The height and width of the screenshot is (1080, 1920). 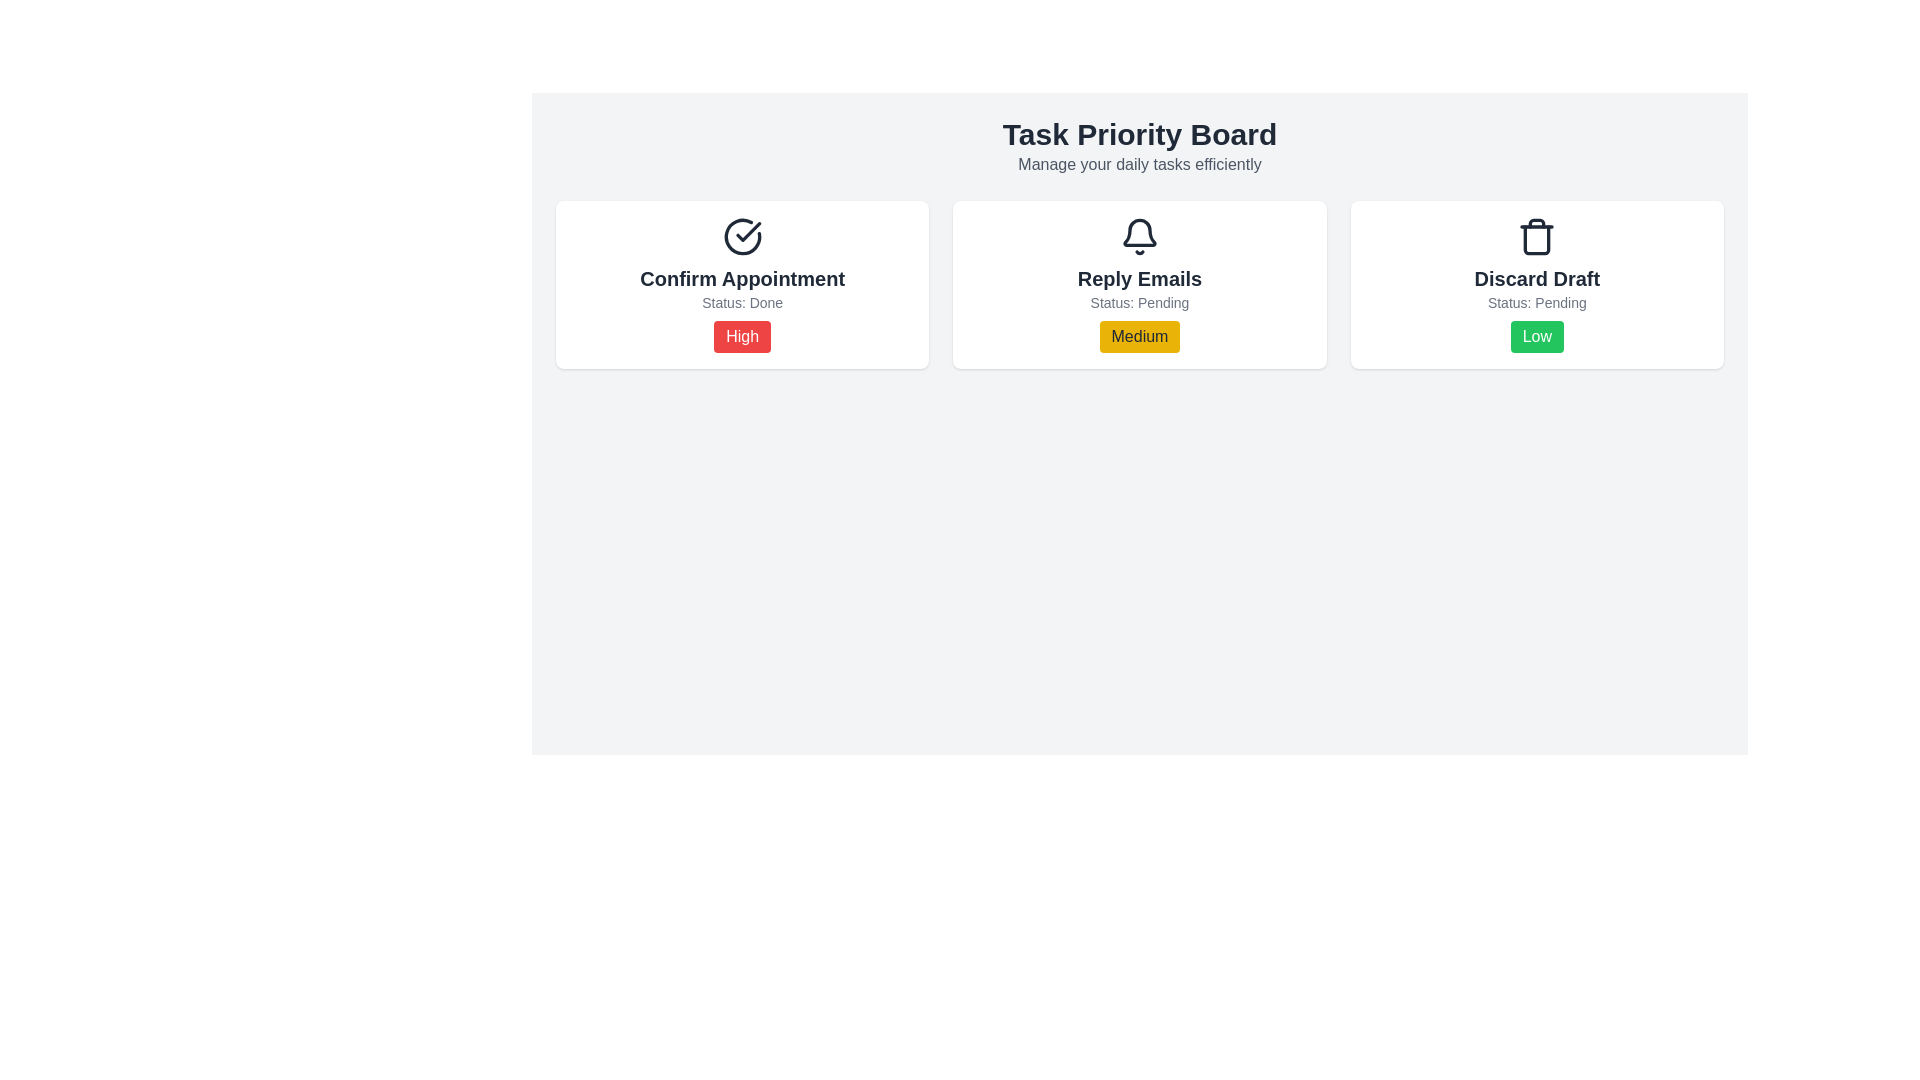 I want to click on the Header Section which serves as the title and brief description for the task management board interface, located centrally at the top of the page, so click(x=1140, y=145).